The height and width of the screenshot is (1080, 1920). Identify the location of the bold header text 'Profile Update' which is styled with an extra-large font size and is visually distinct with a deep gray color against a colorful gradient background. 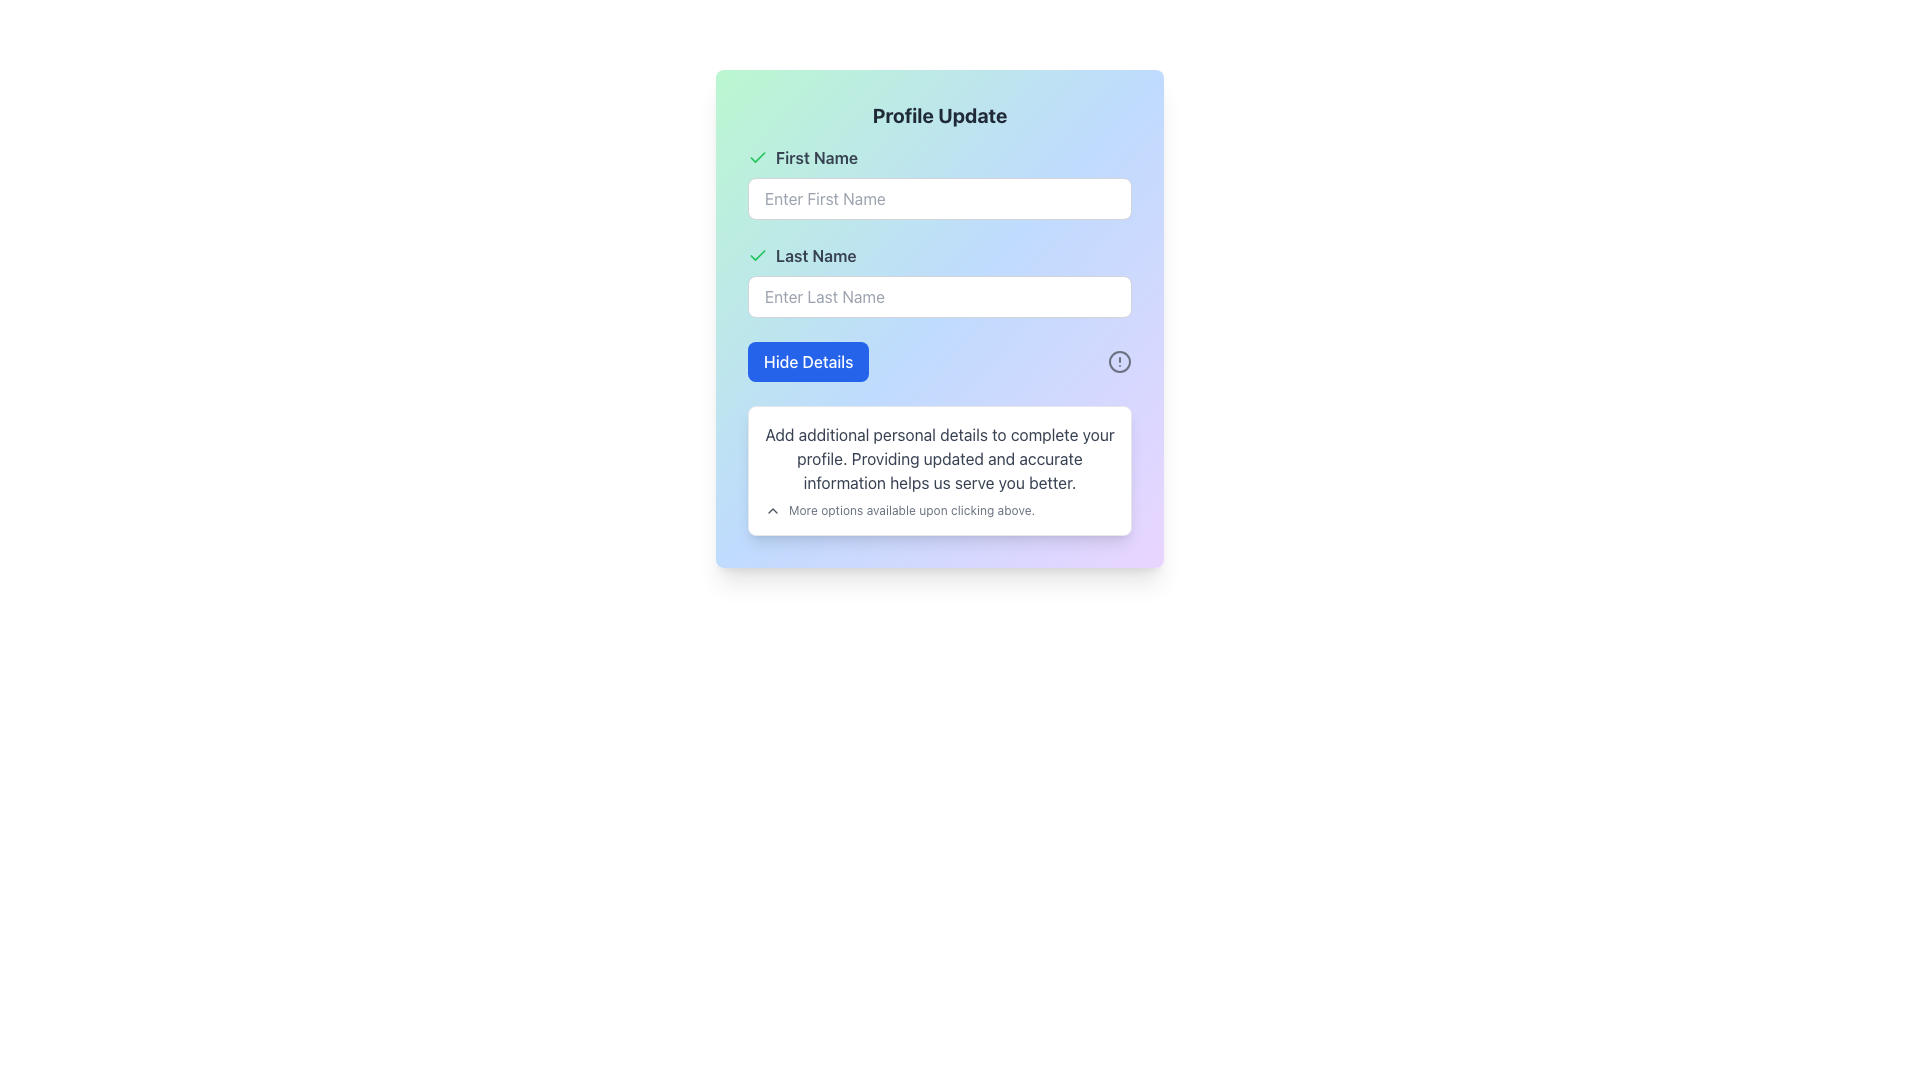
(939, 115).